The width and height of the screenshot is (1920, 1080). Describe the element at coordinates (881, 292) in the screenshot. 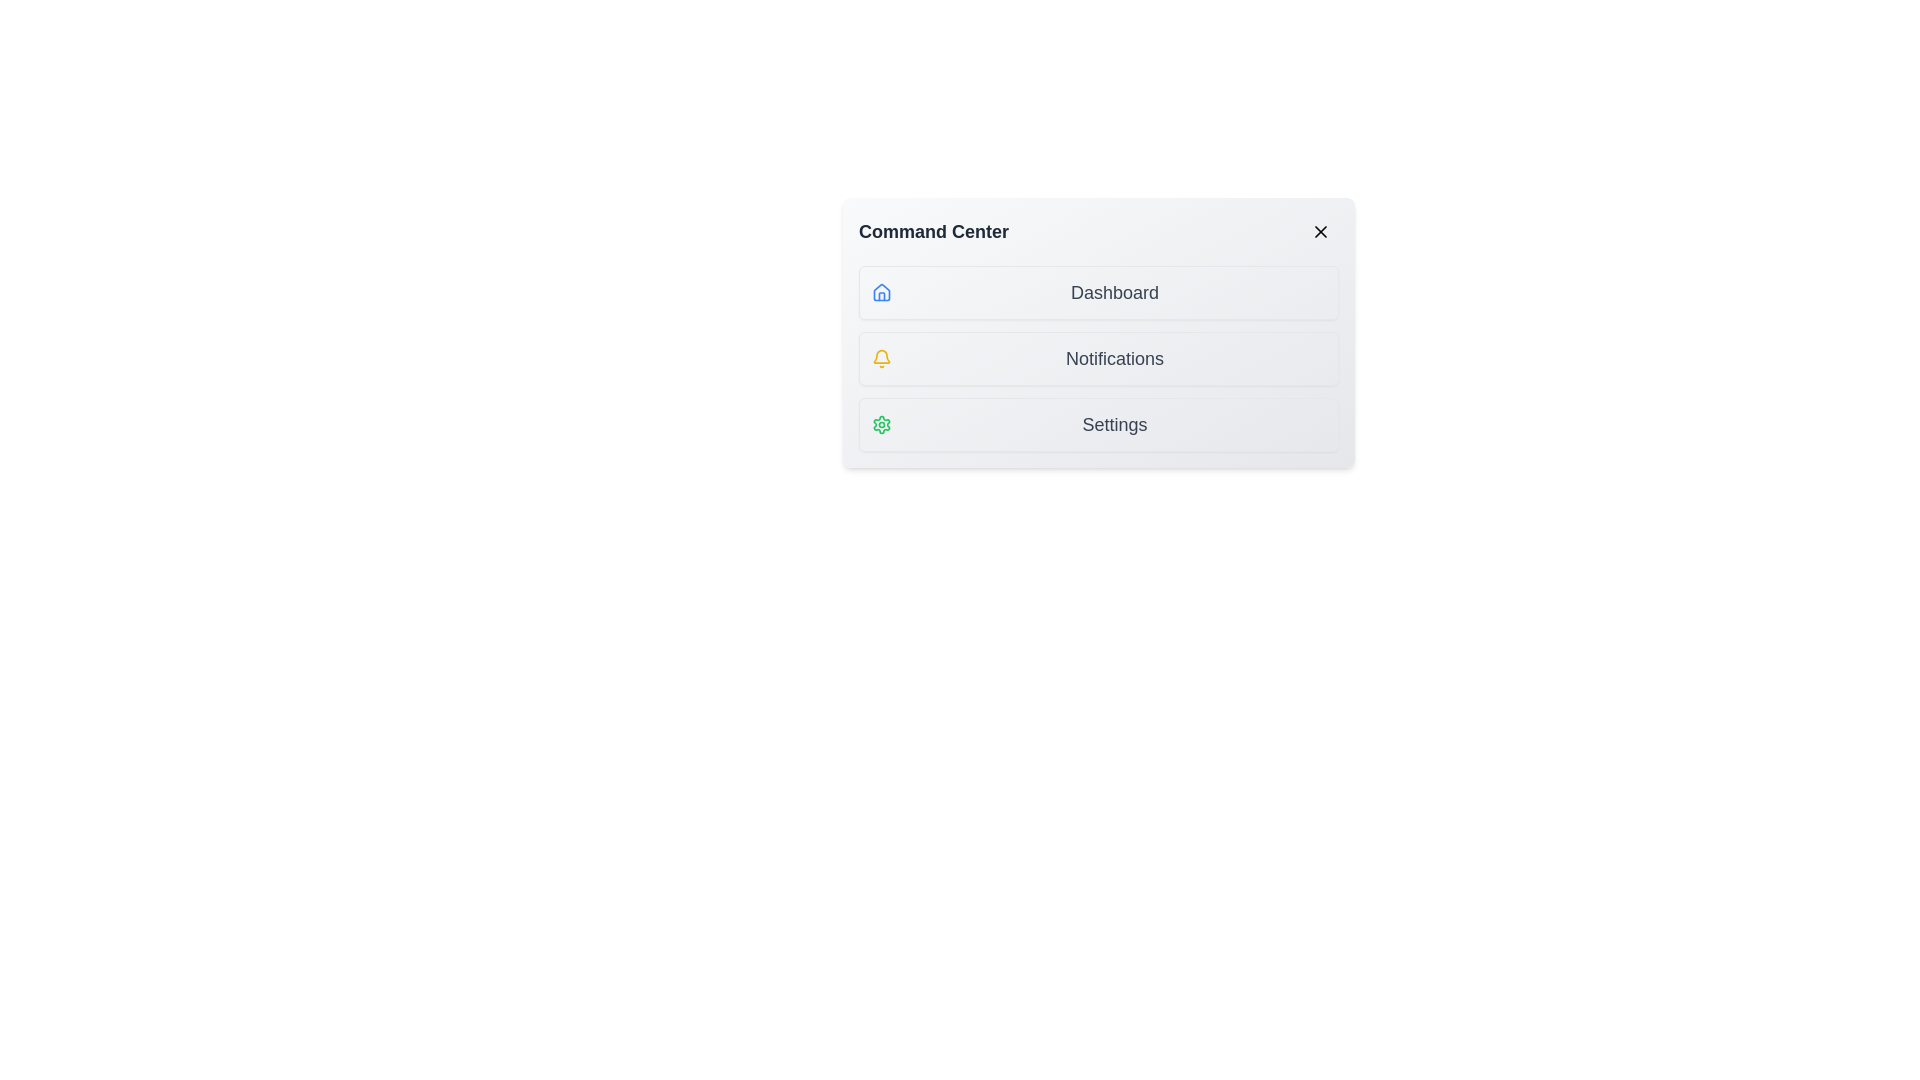

I see `the house-shaped icon with a blue border located next to 'Dashboard'` at that location.